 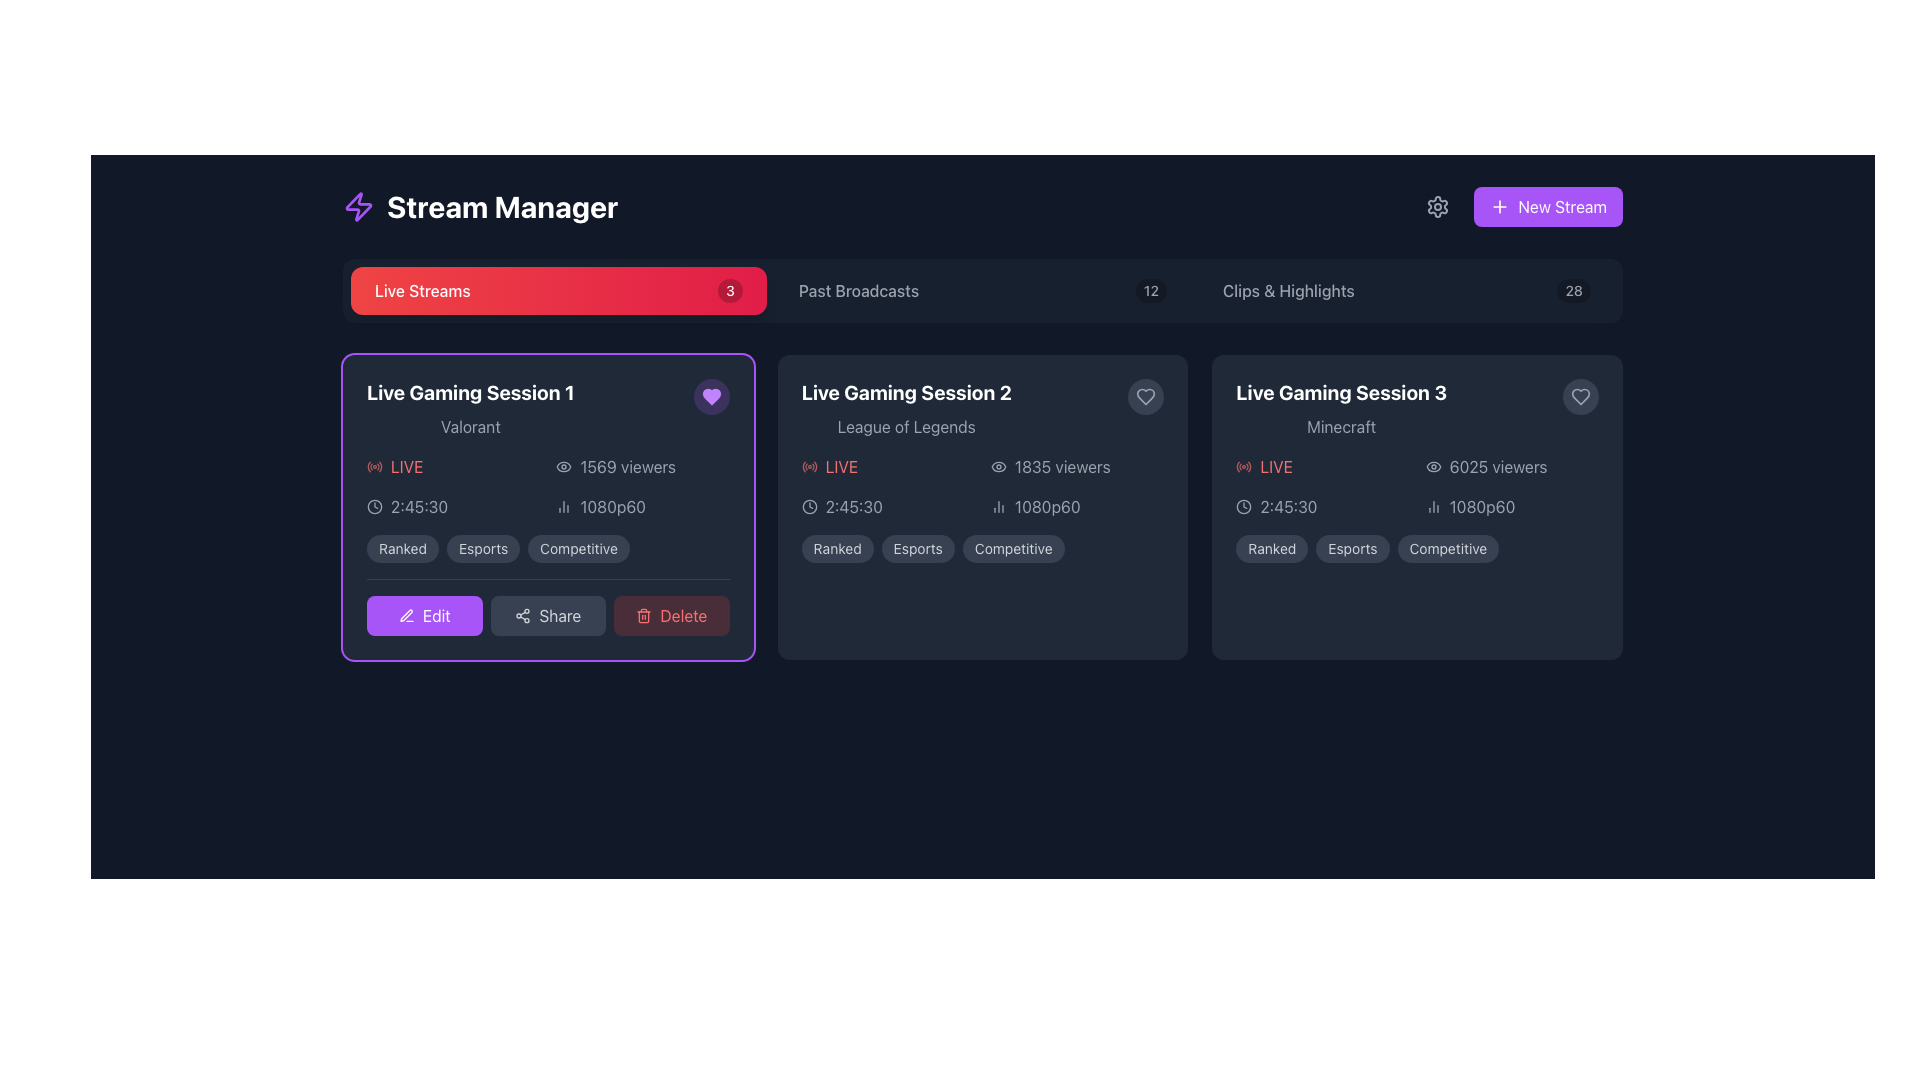 I want to click on text label displaying '6025 viewers' associated with the eye icon in the third card of the live streaming sessions, so click(x=1512, y=466).